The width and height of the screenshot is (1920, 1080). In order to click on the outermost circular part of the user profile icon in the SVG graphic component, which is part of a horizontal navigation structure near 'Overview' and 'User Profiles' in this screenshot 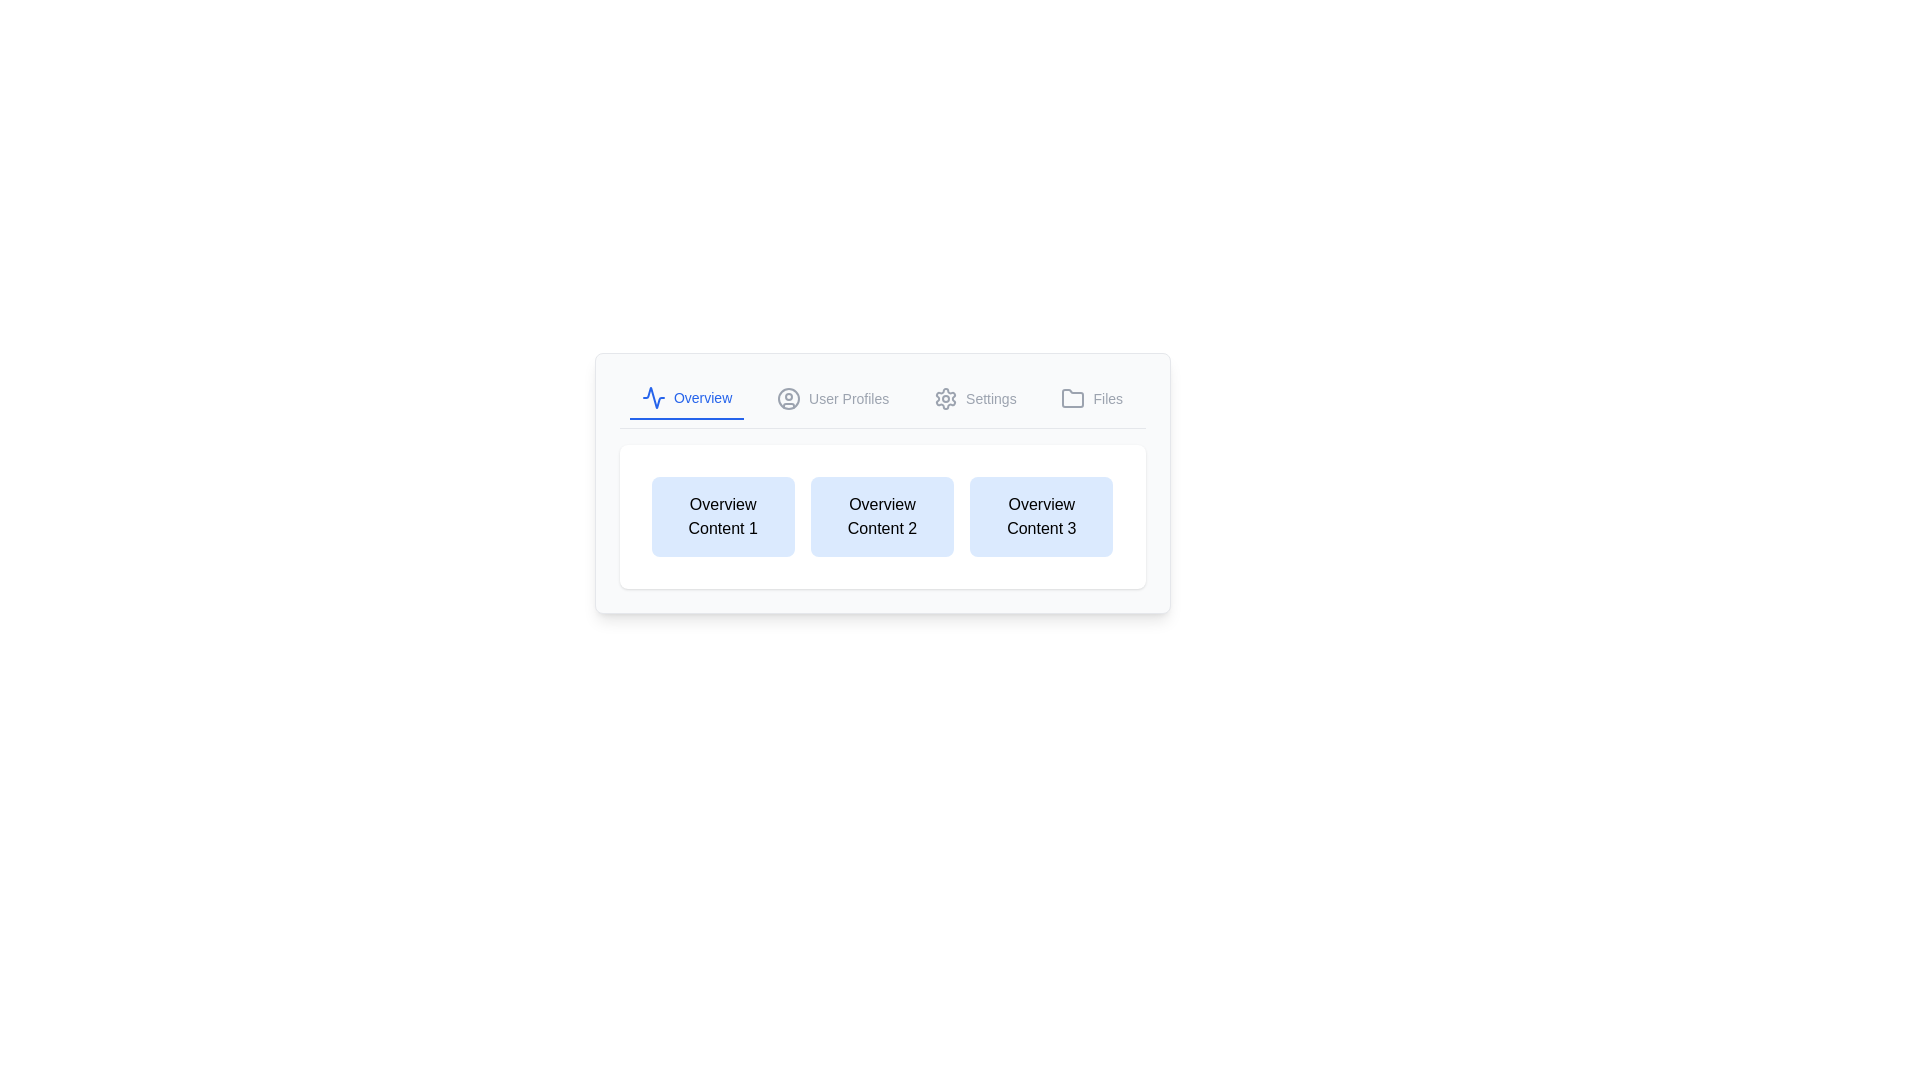, I will do `click(788, 398)`.